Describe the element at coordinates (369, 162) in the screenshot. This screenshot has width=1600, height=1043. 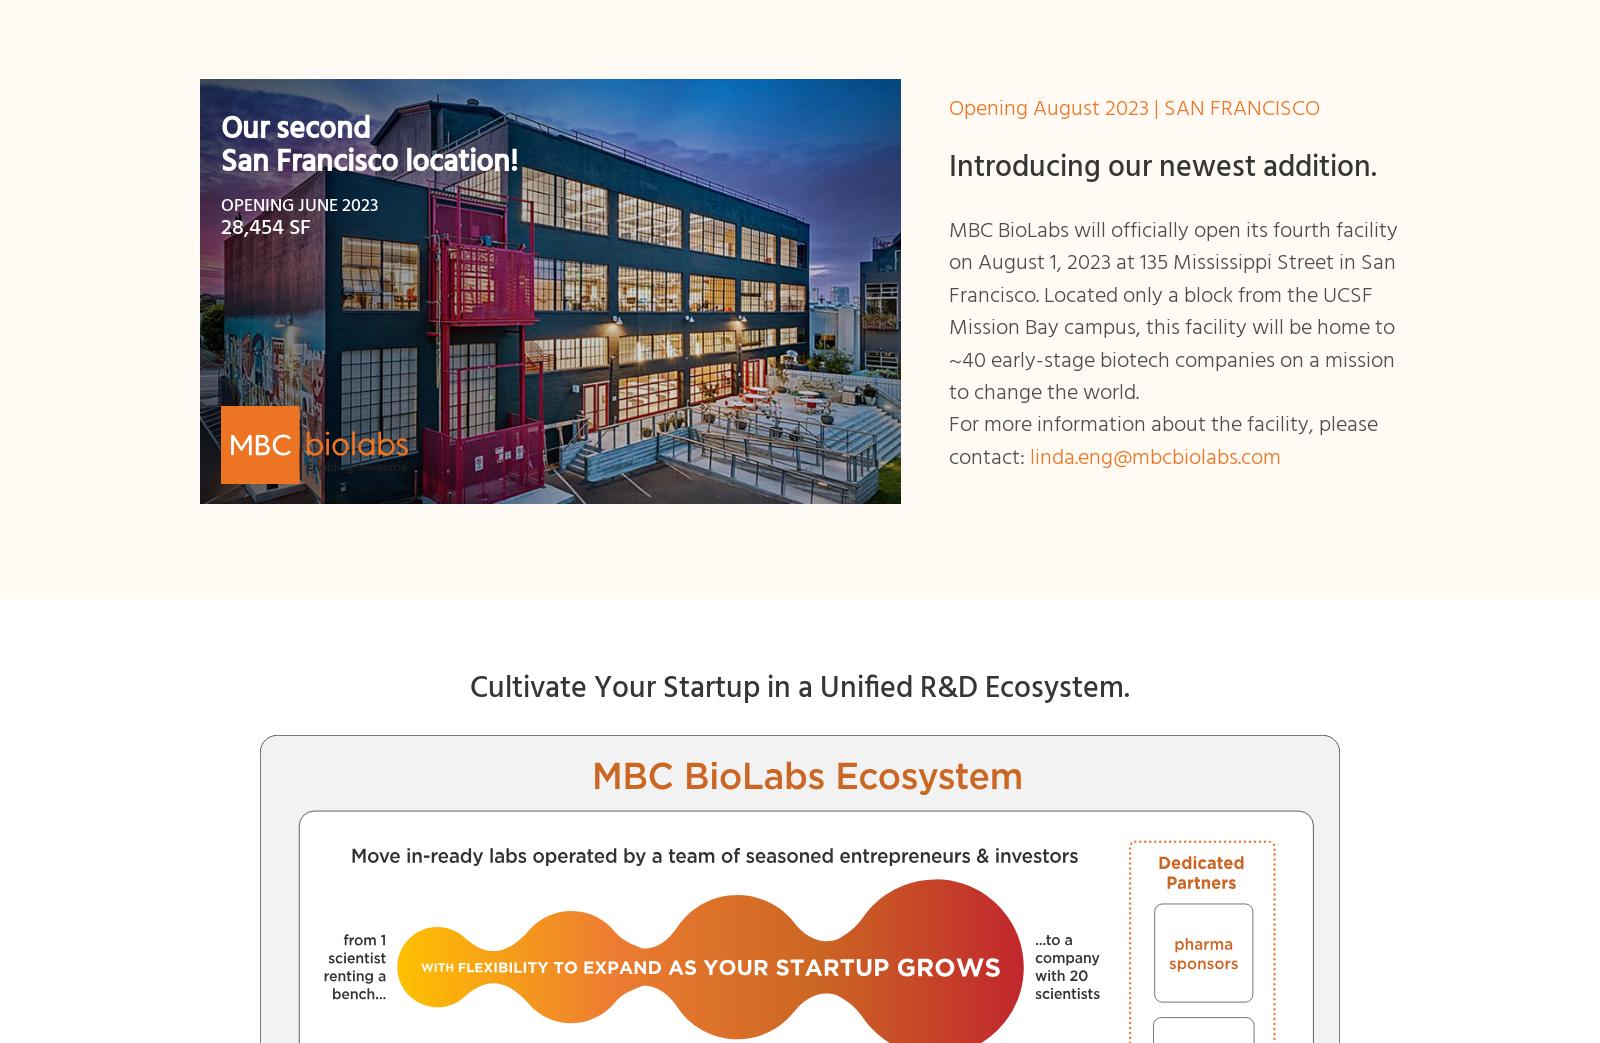
I see `'San Francisco location!'` at that location.